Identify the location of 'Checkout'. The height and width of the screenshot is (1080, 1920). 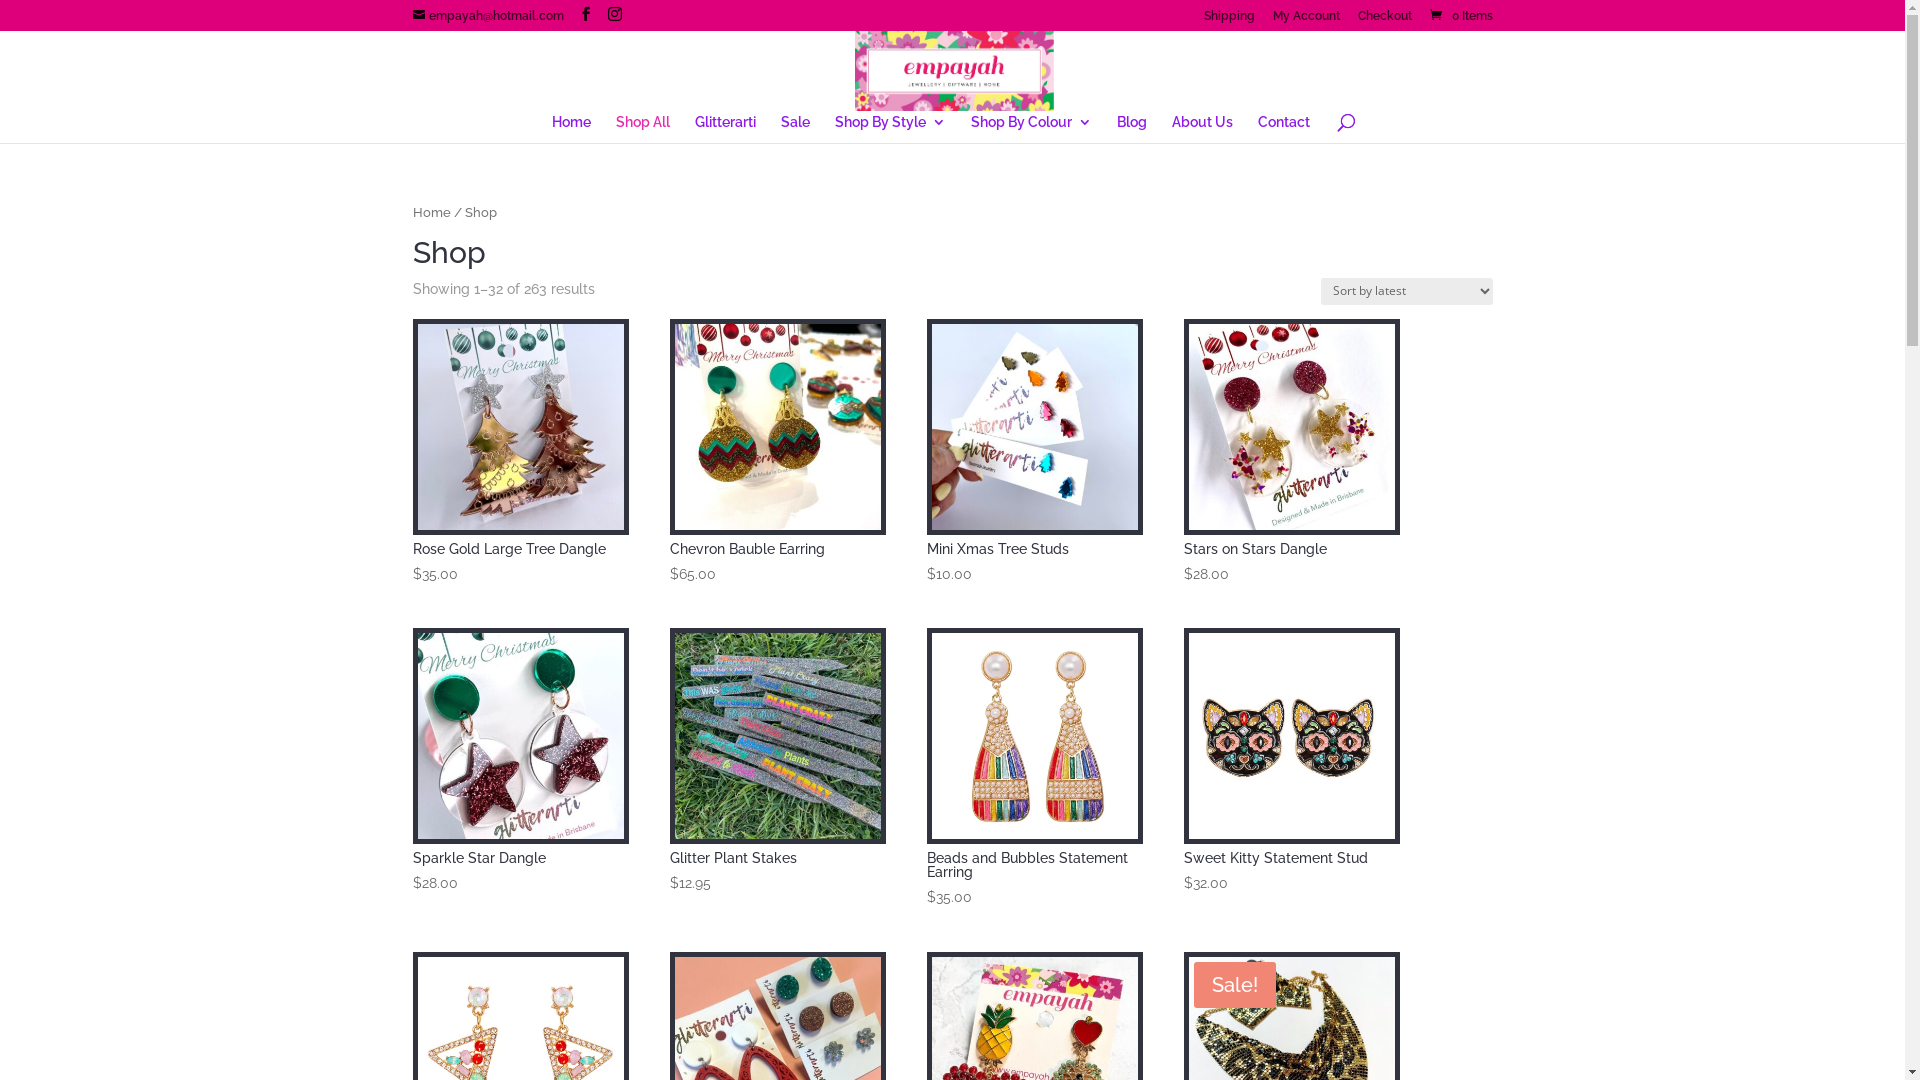
(1384, 20).